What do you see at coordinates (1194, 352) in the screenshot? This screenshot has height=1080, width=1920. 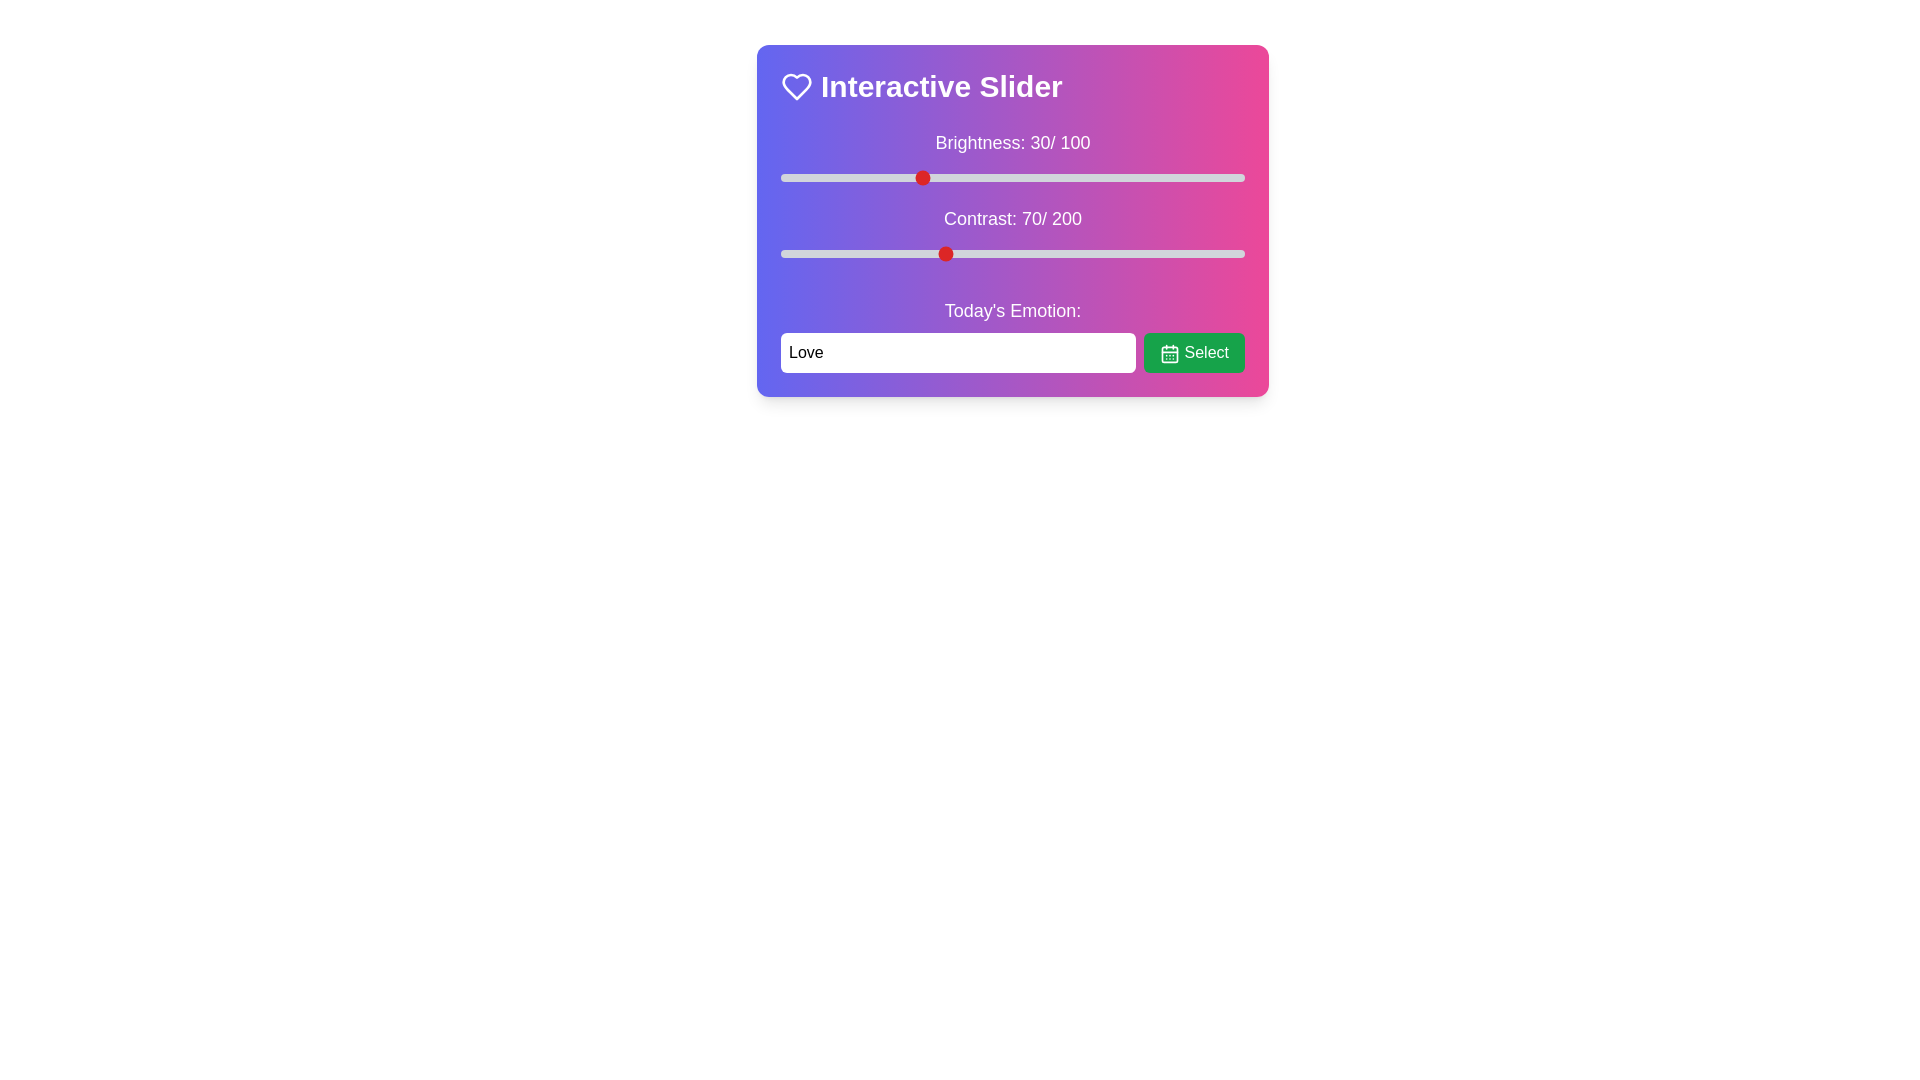 I see `the interactive element Select Button` at bounding box center [1194, 352].